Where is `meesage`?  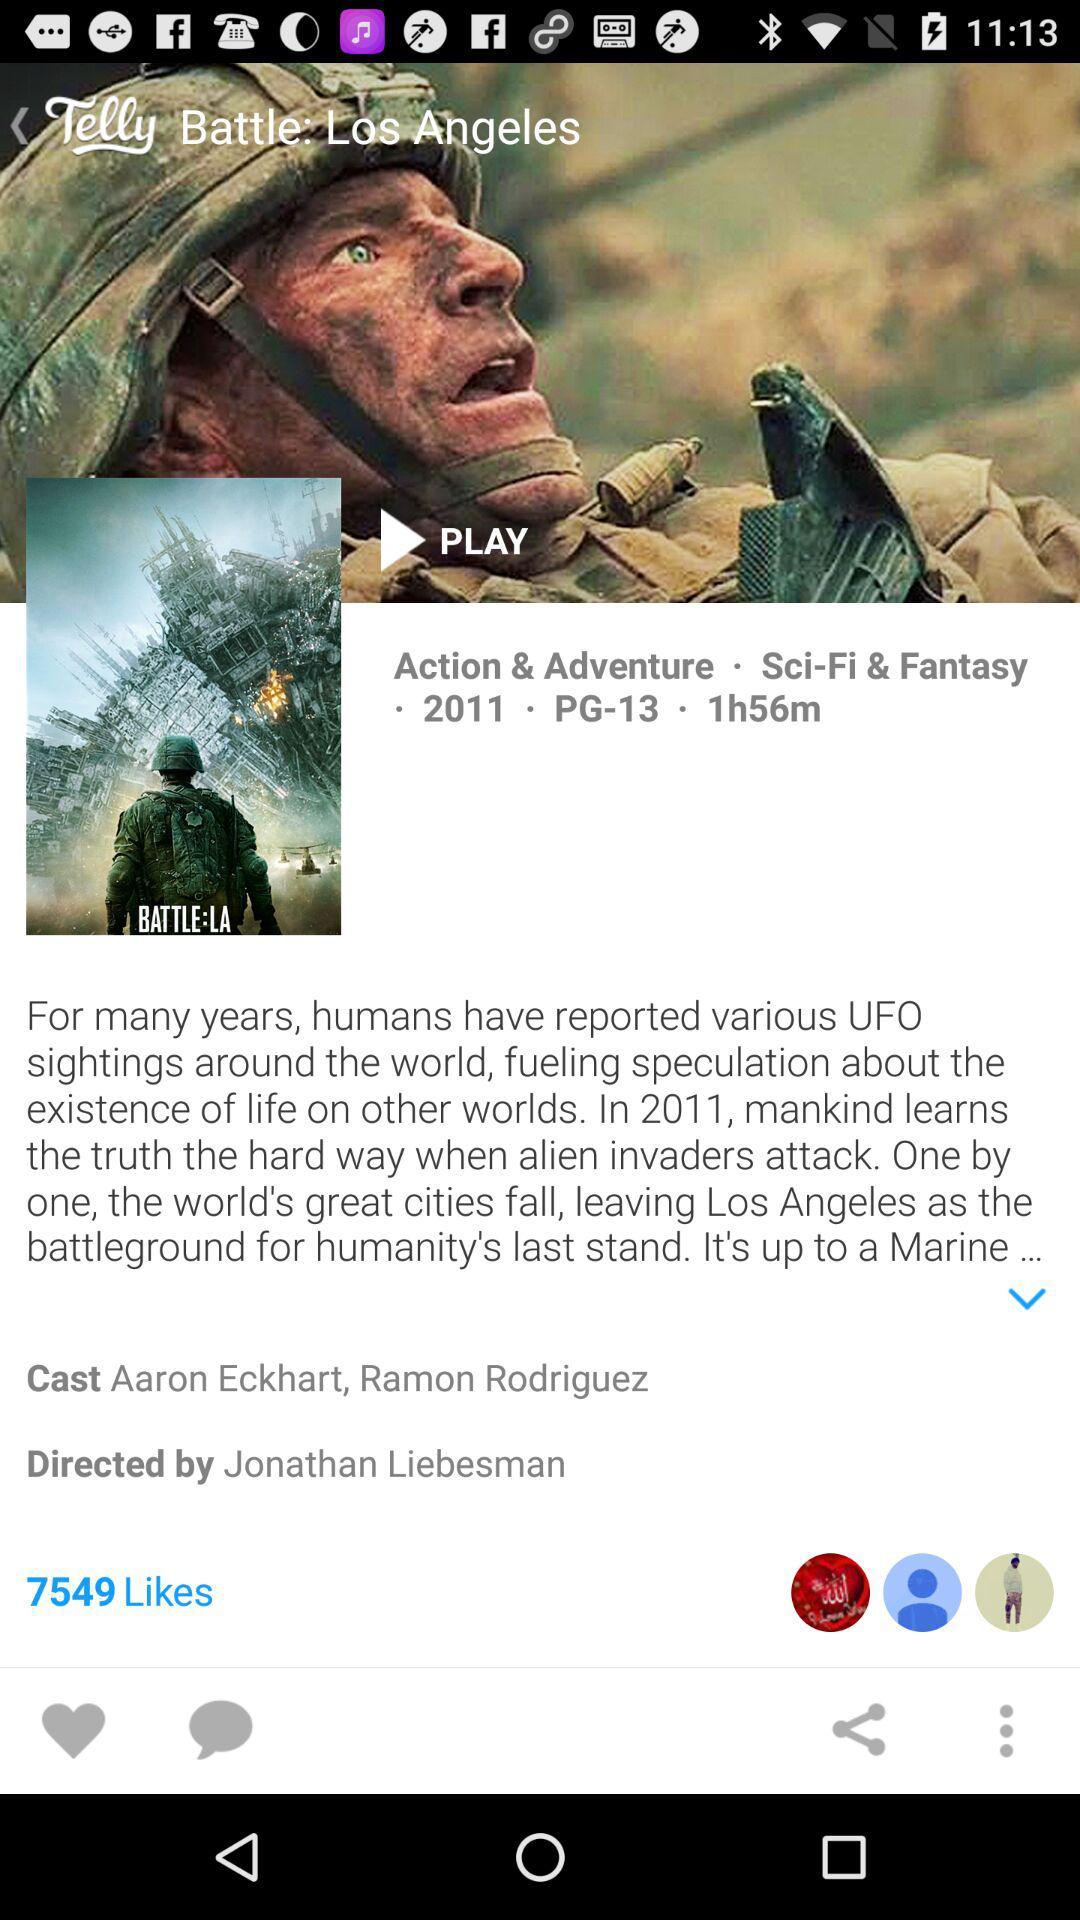 meesage is located at coordinates (220, 1730).